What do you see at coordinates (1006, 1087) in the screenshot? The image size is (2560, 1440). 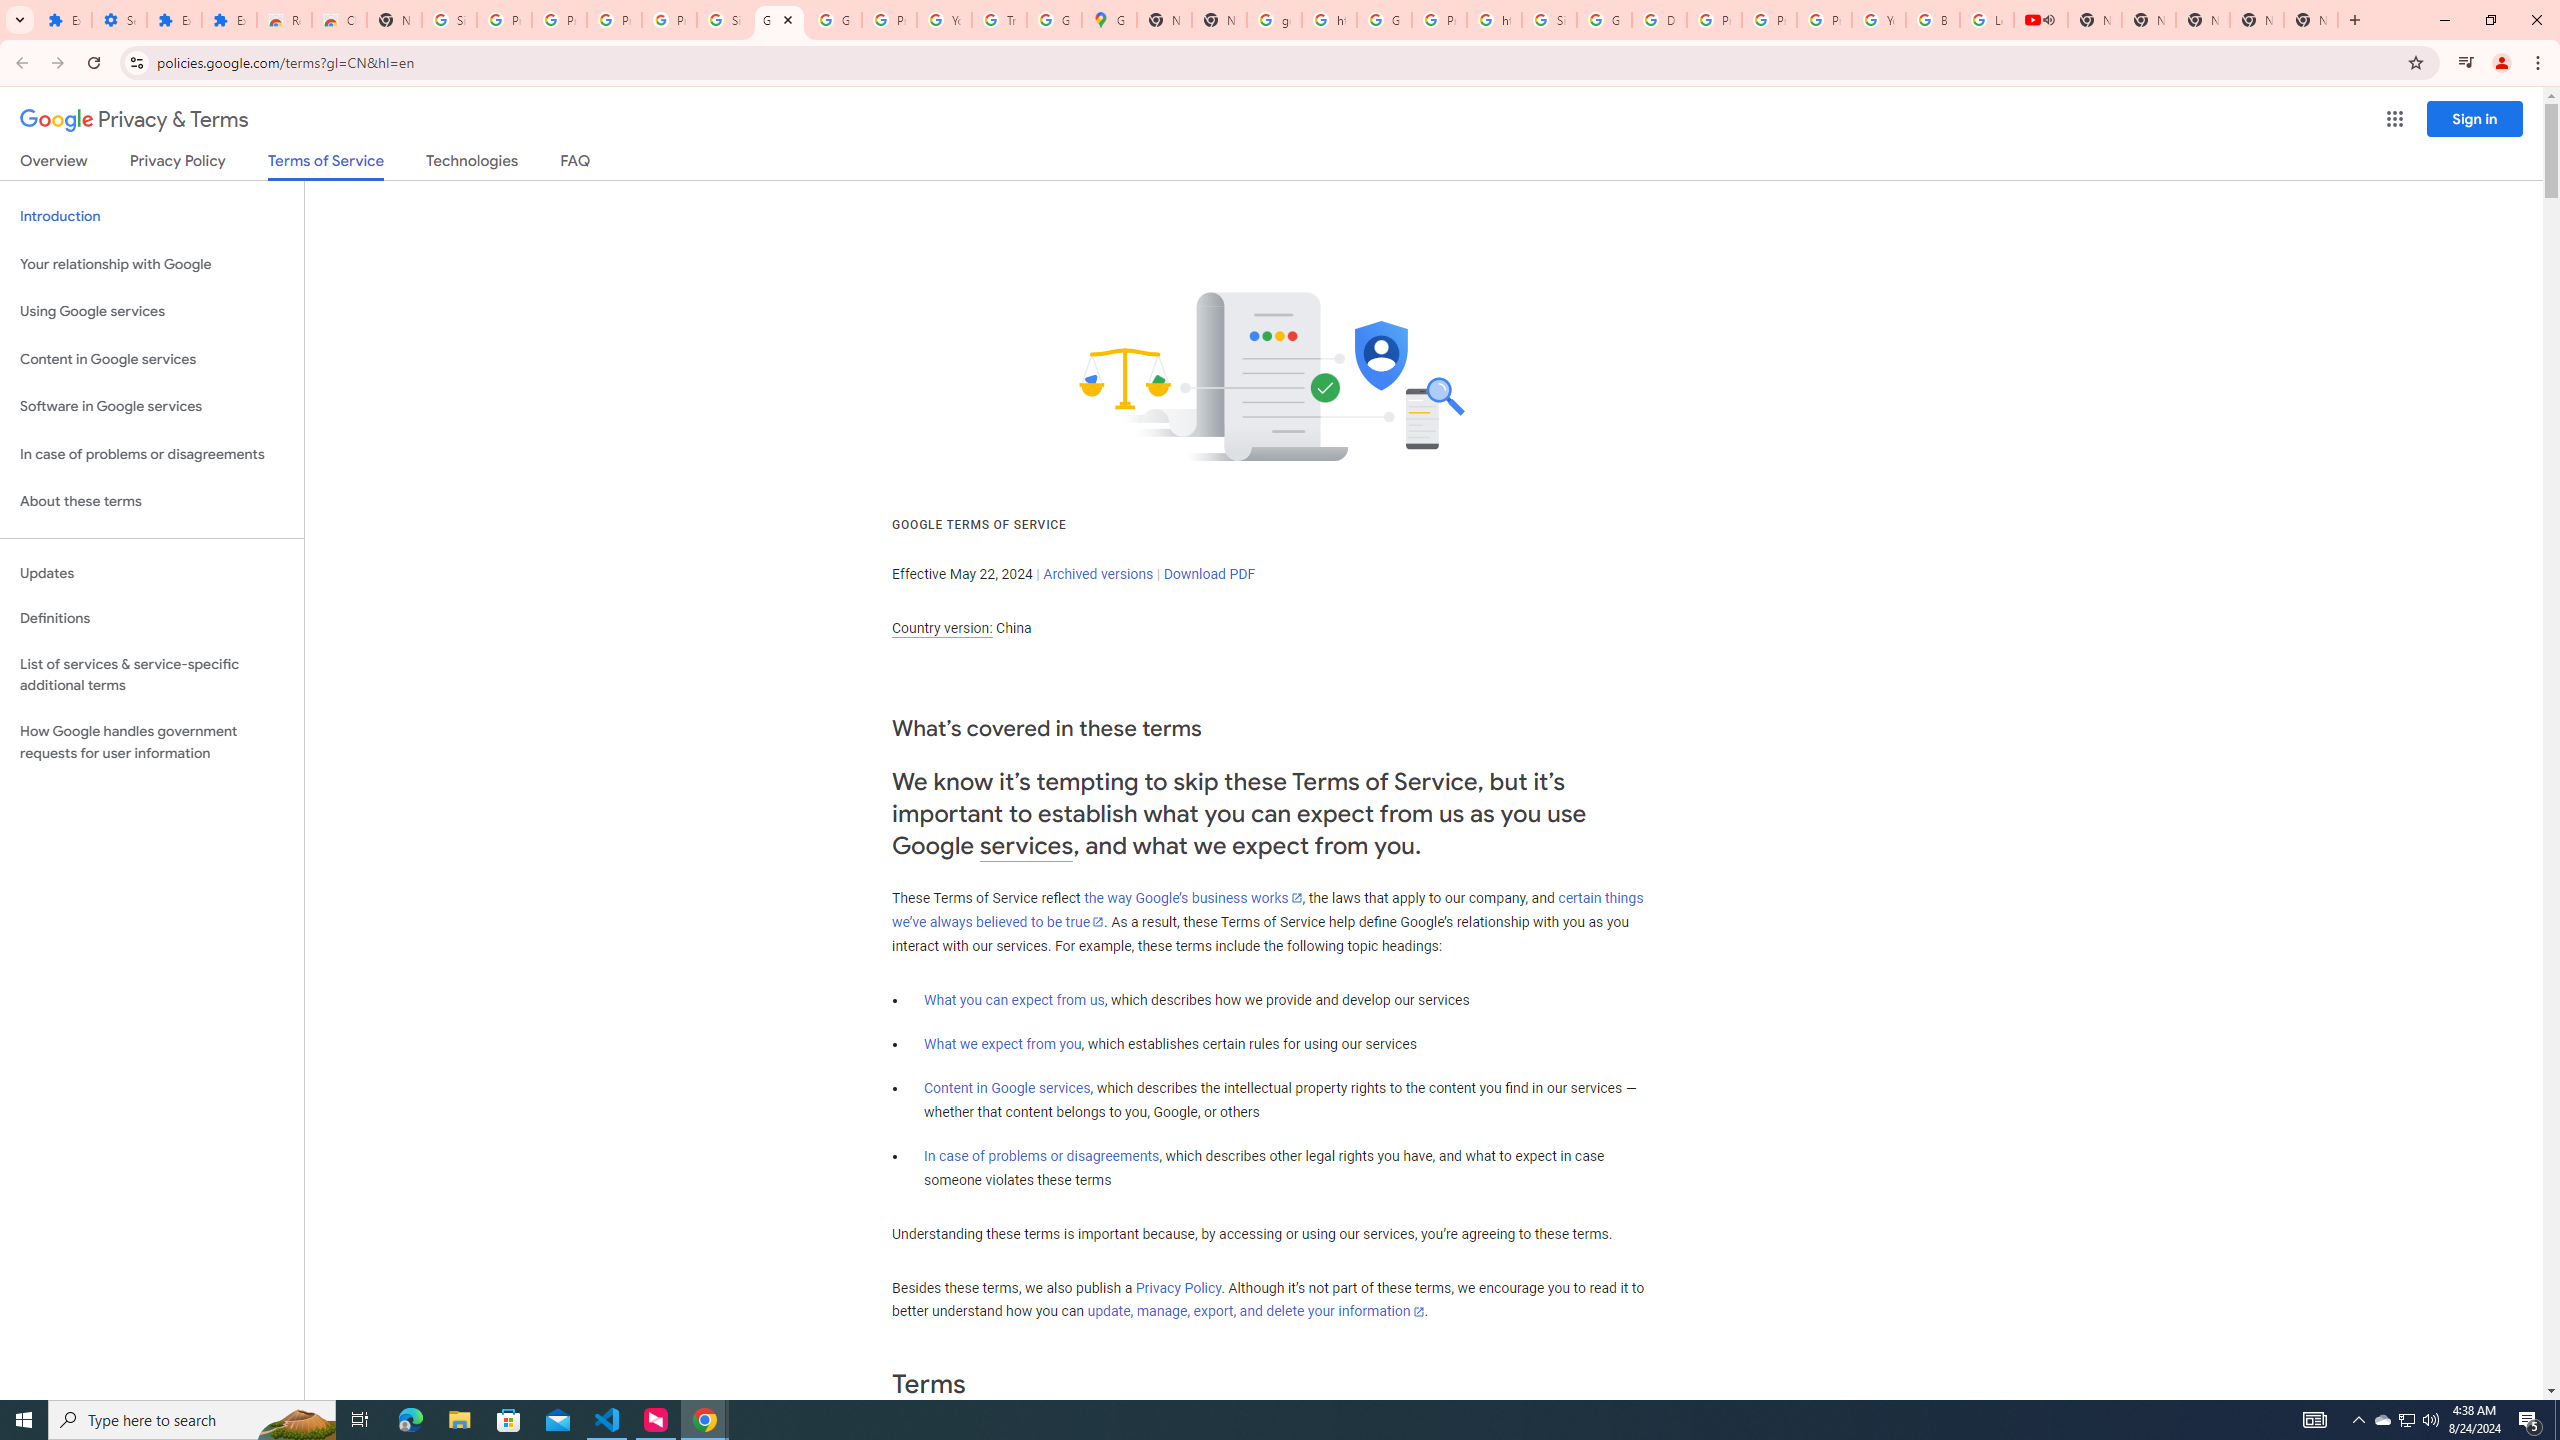 I see `'Content in Google services'` at bounding box center [1006, 1087].